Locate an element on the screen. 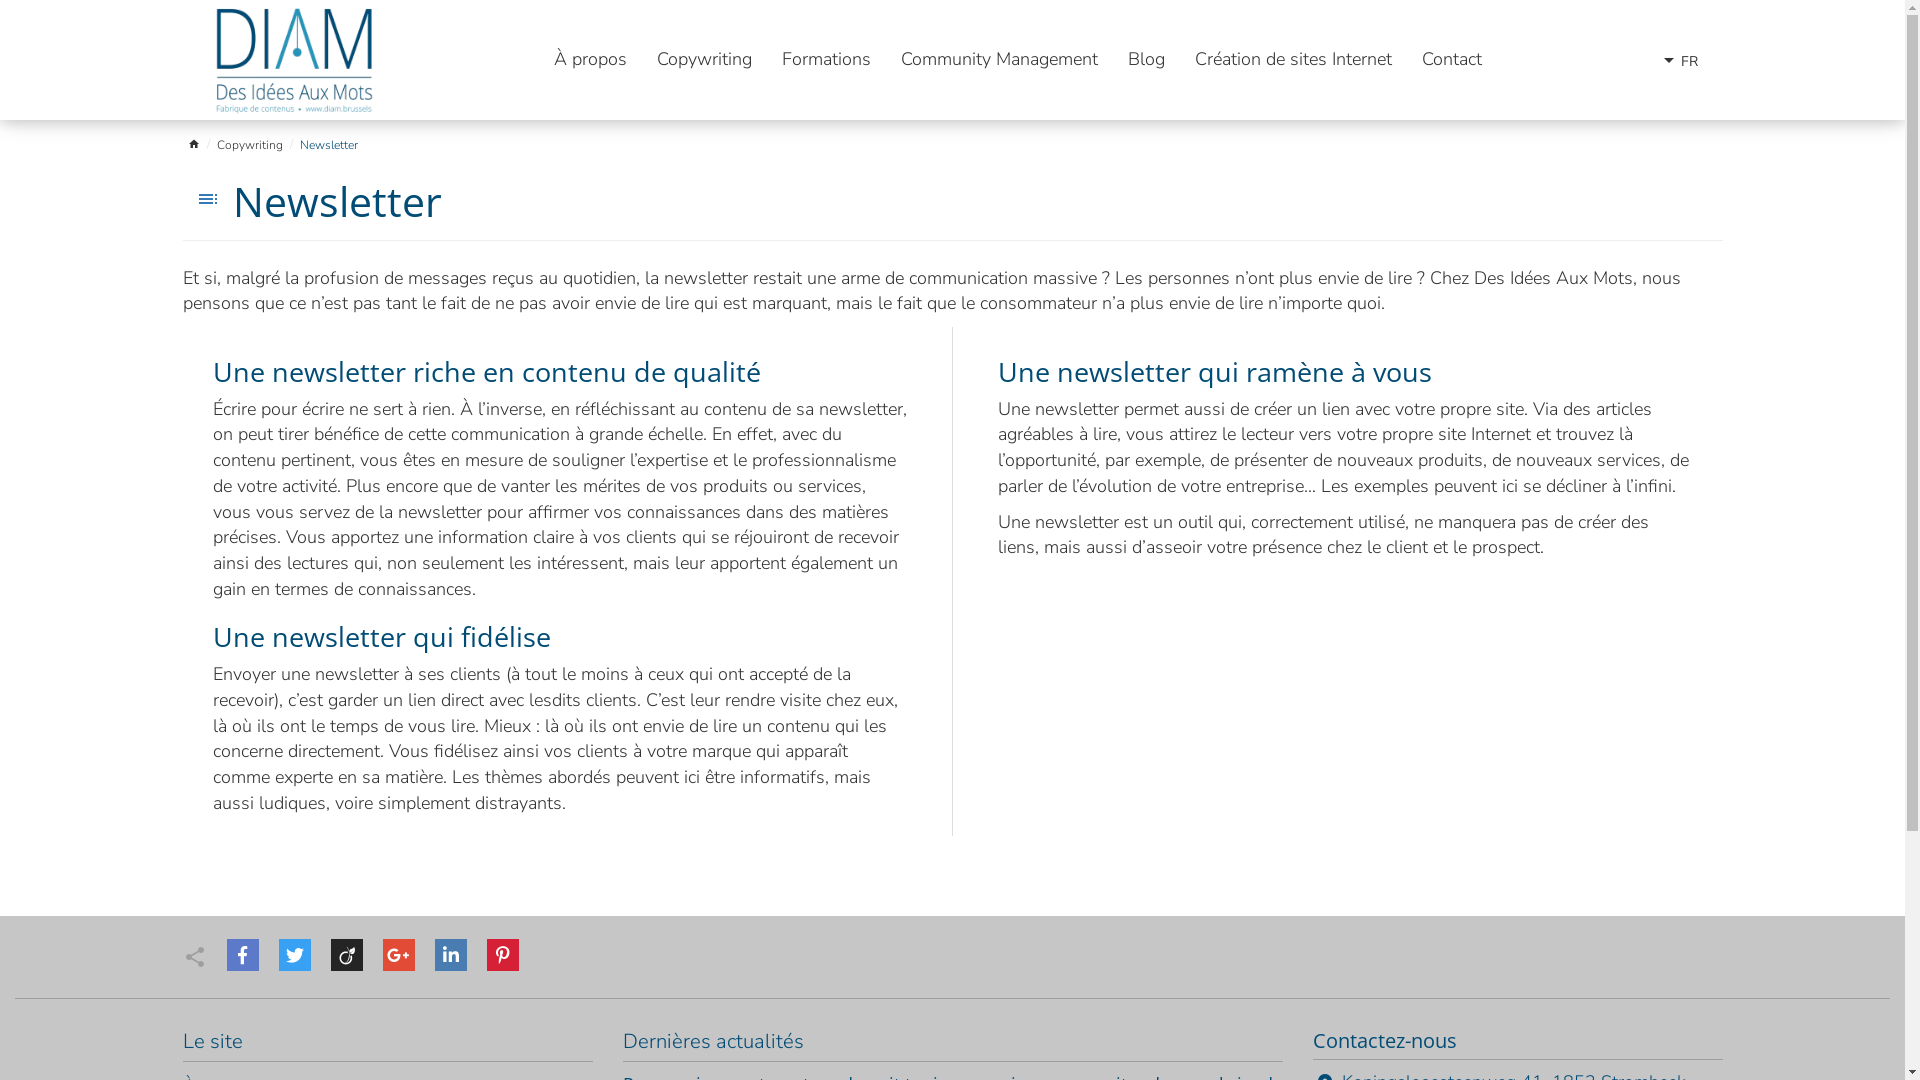  'toc' is located at coordinates (206, 199).